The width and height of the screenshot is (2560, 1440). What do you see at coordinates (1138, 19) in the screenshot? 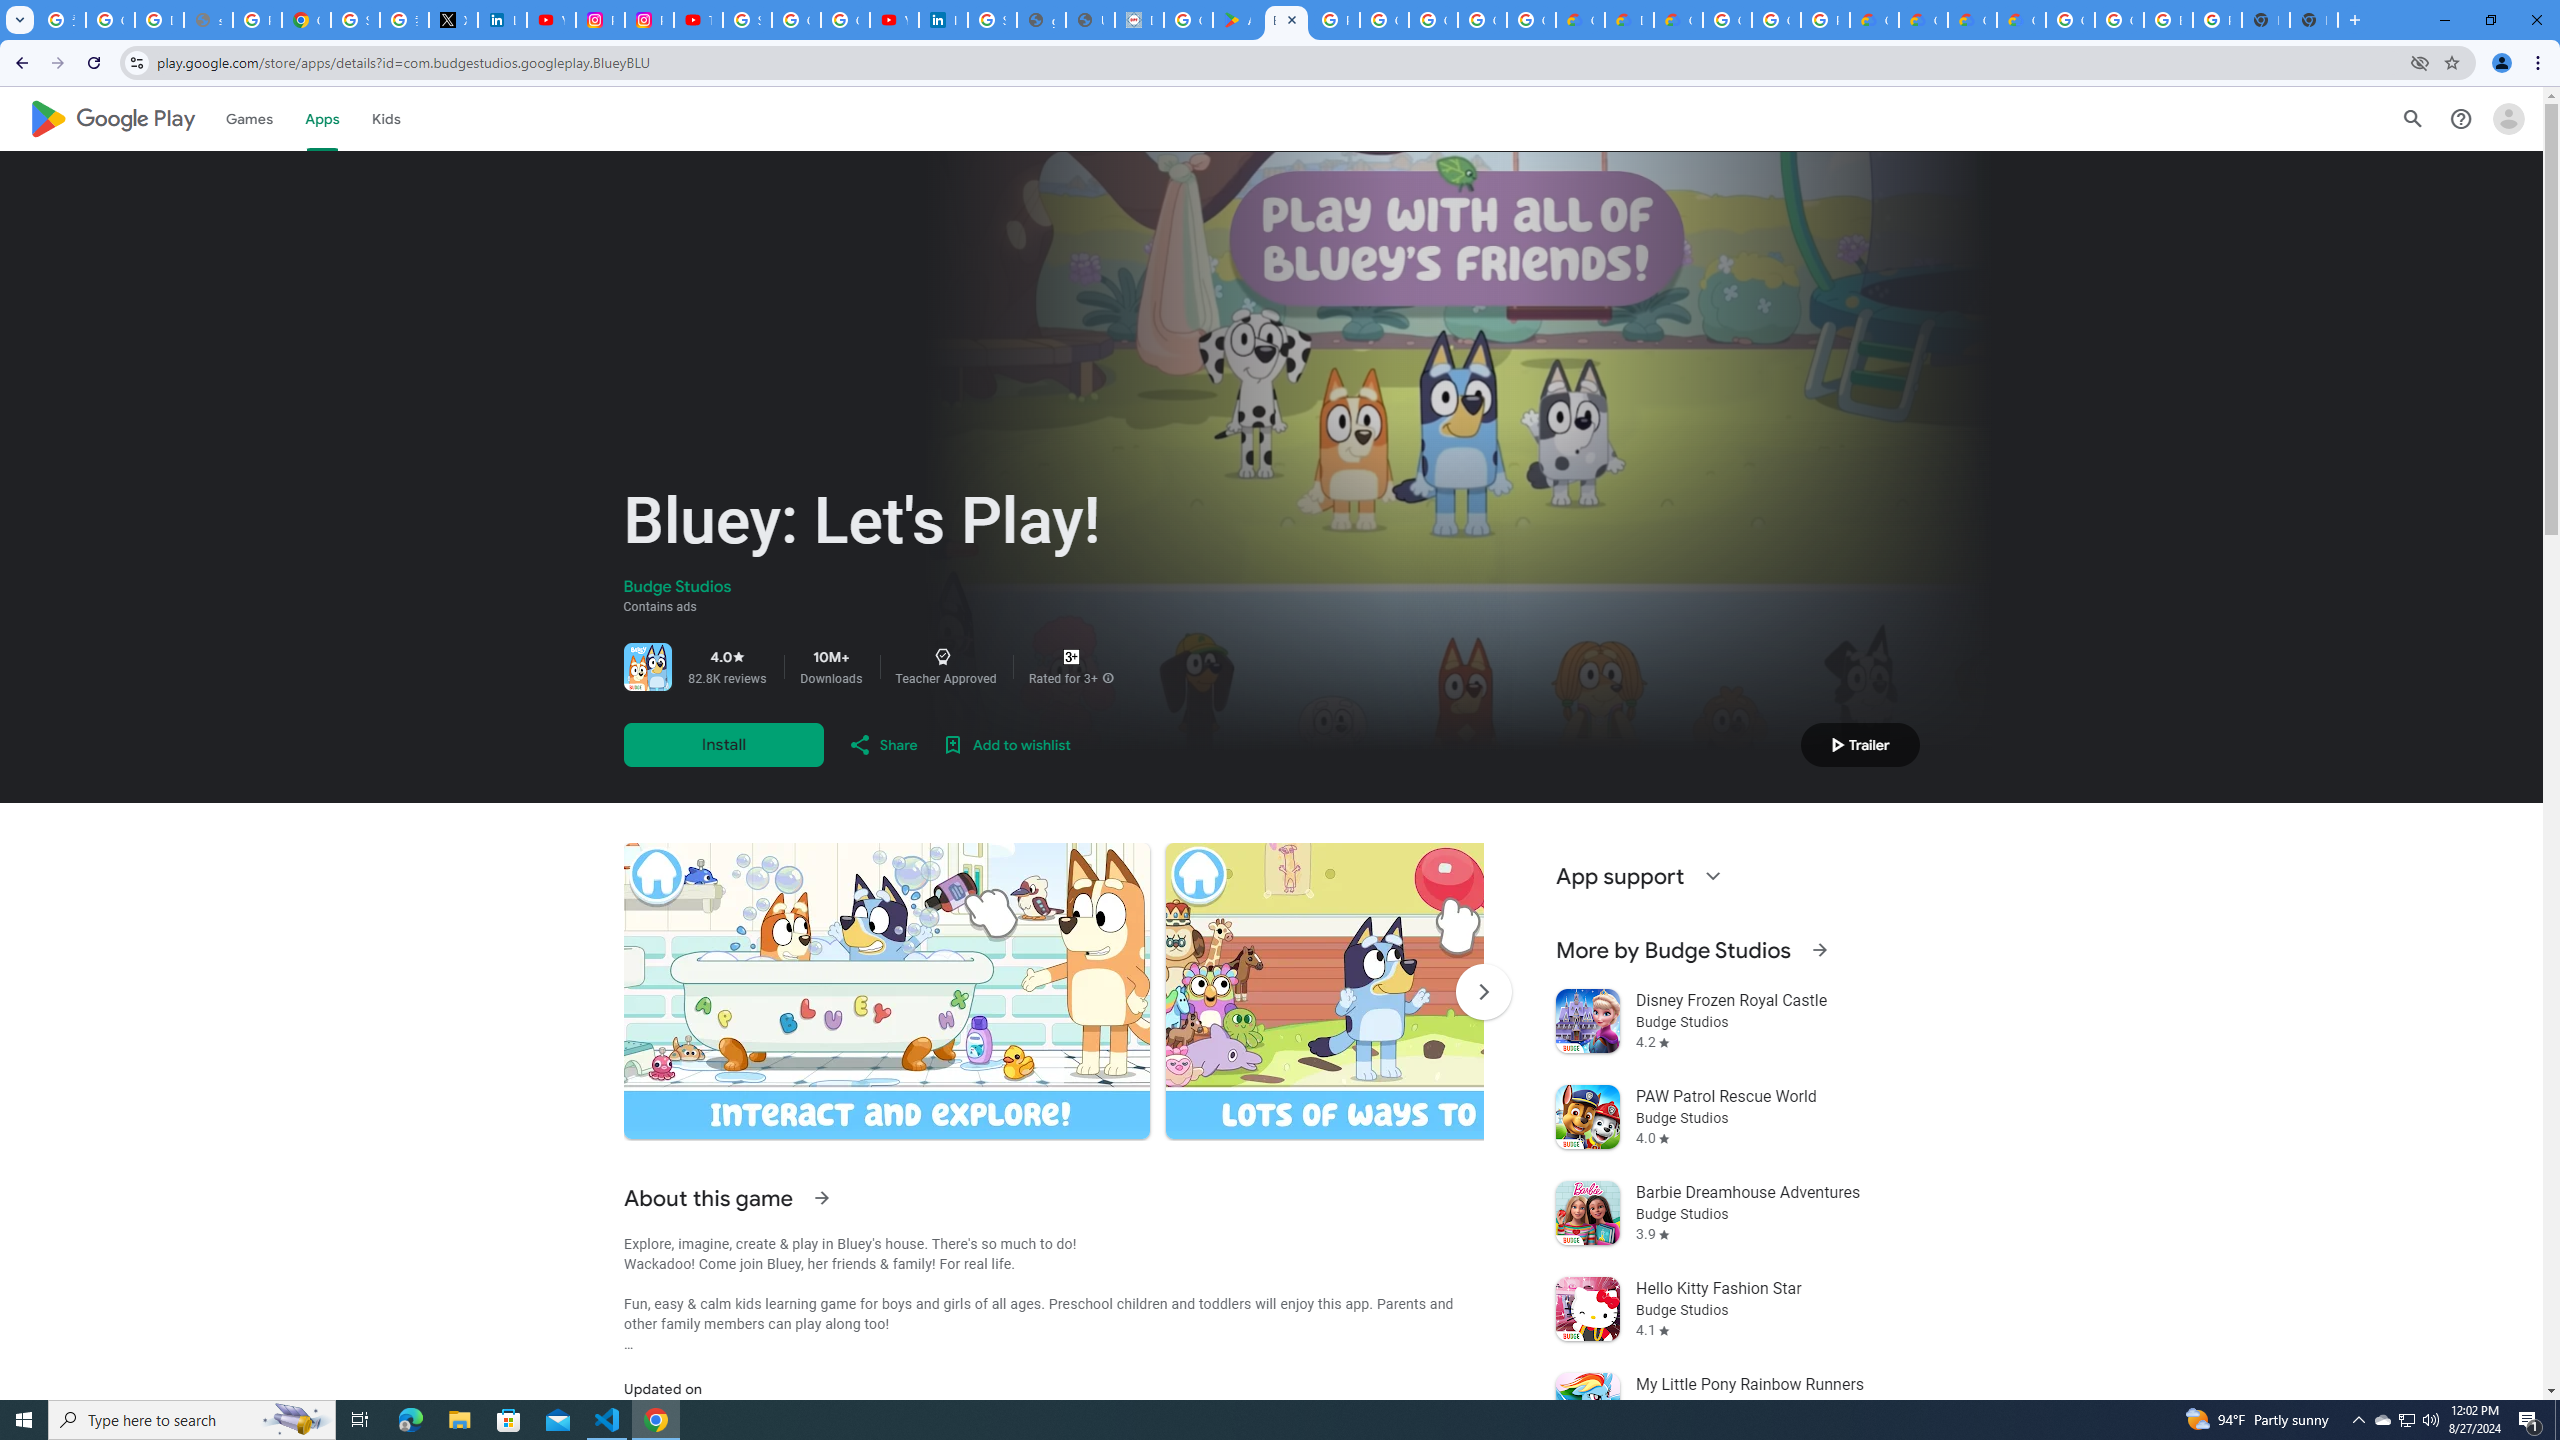
I see `'Data Privacy Framework'` at bounding box center [1138, 19].